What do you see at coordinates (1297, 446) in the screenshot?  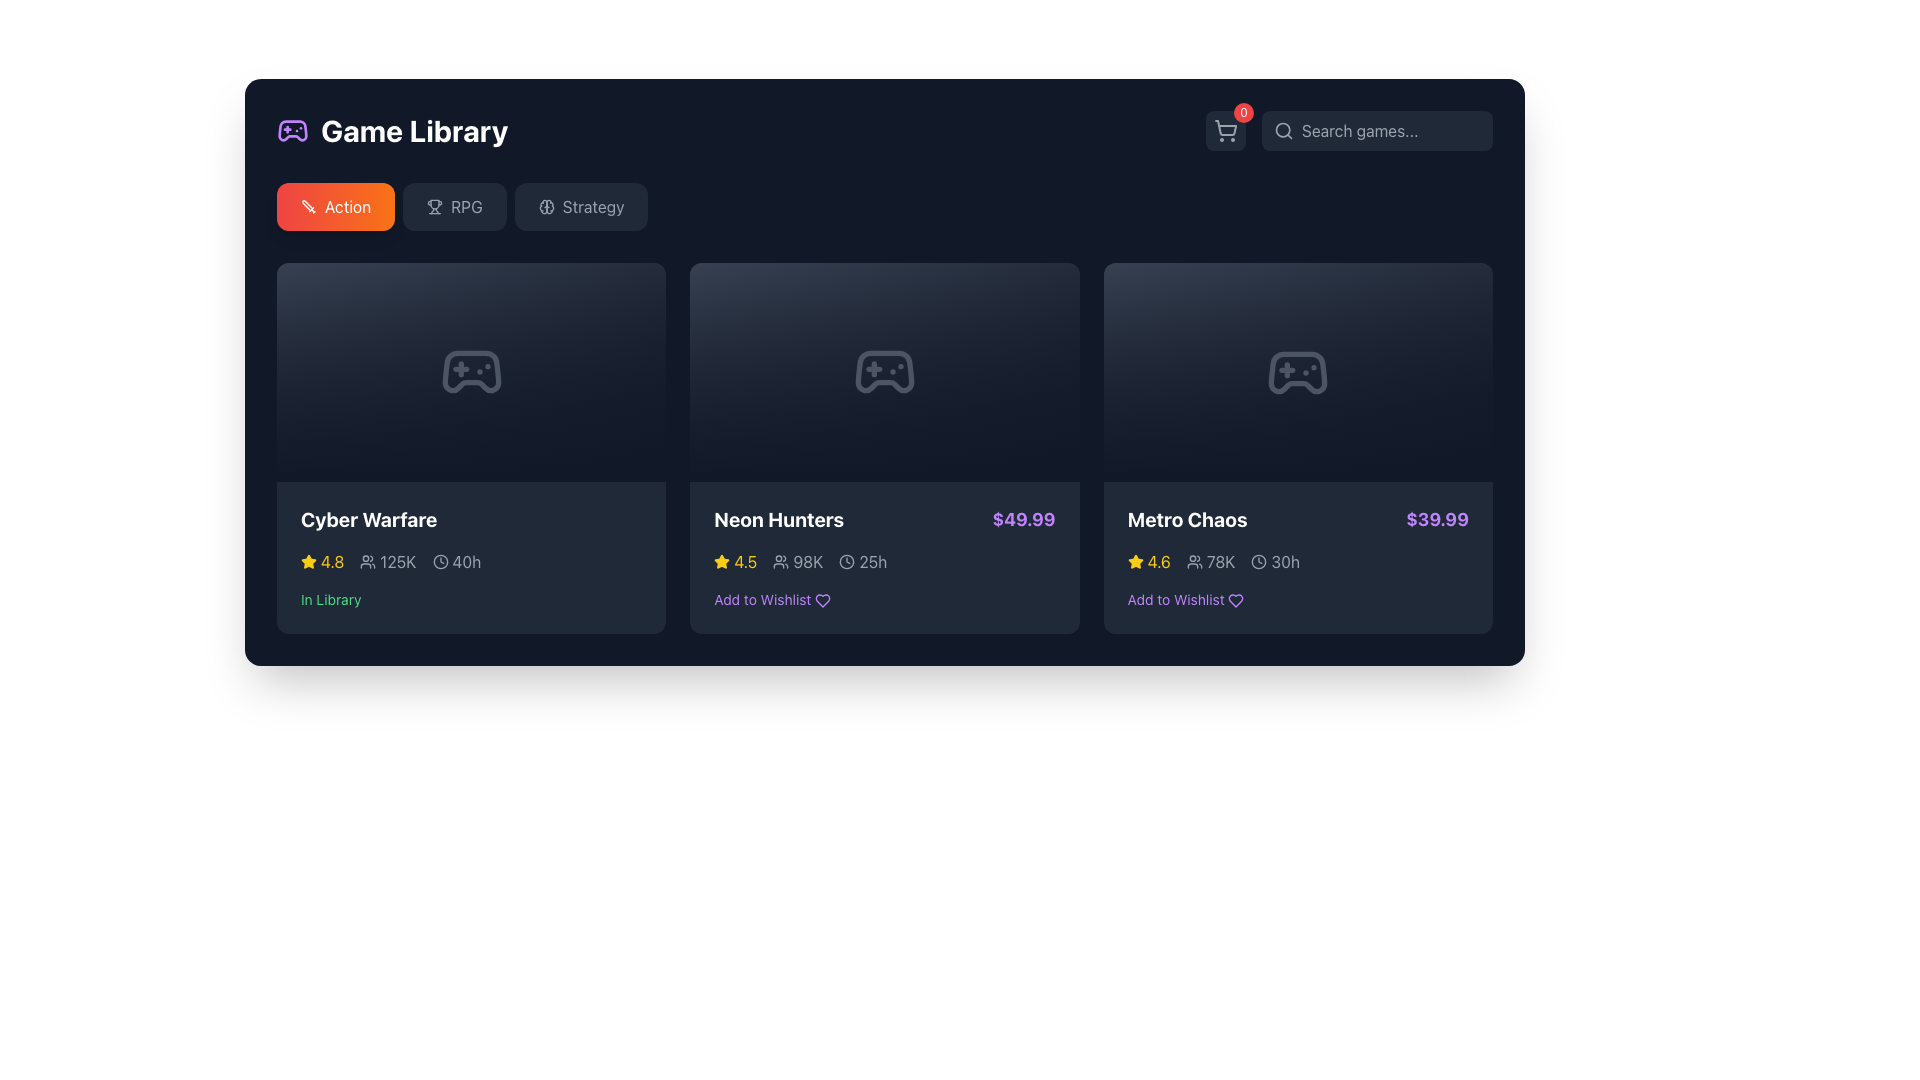 I see `the game details card located in the third column under 'Game Library'` at bounding box center [1297, 446].